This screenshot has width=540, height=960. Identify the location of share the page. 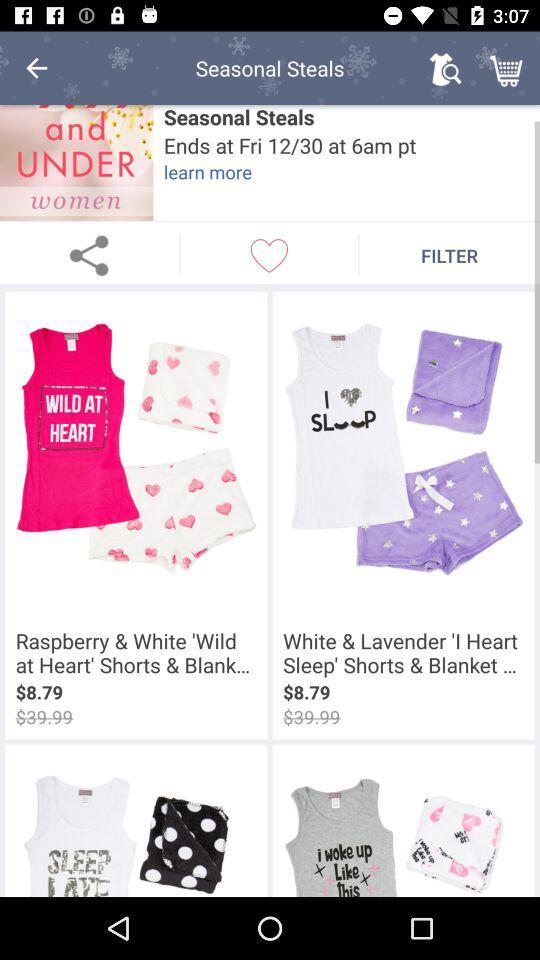
(88, 254).